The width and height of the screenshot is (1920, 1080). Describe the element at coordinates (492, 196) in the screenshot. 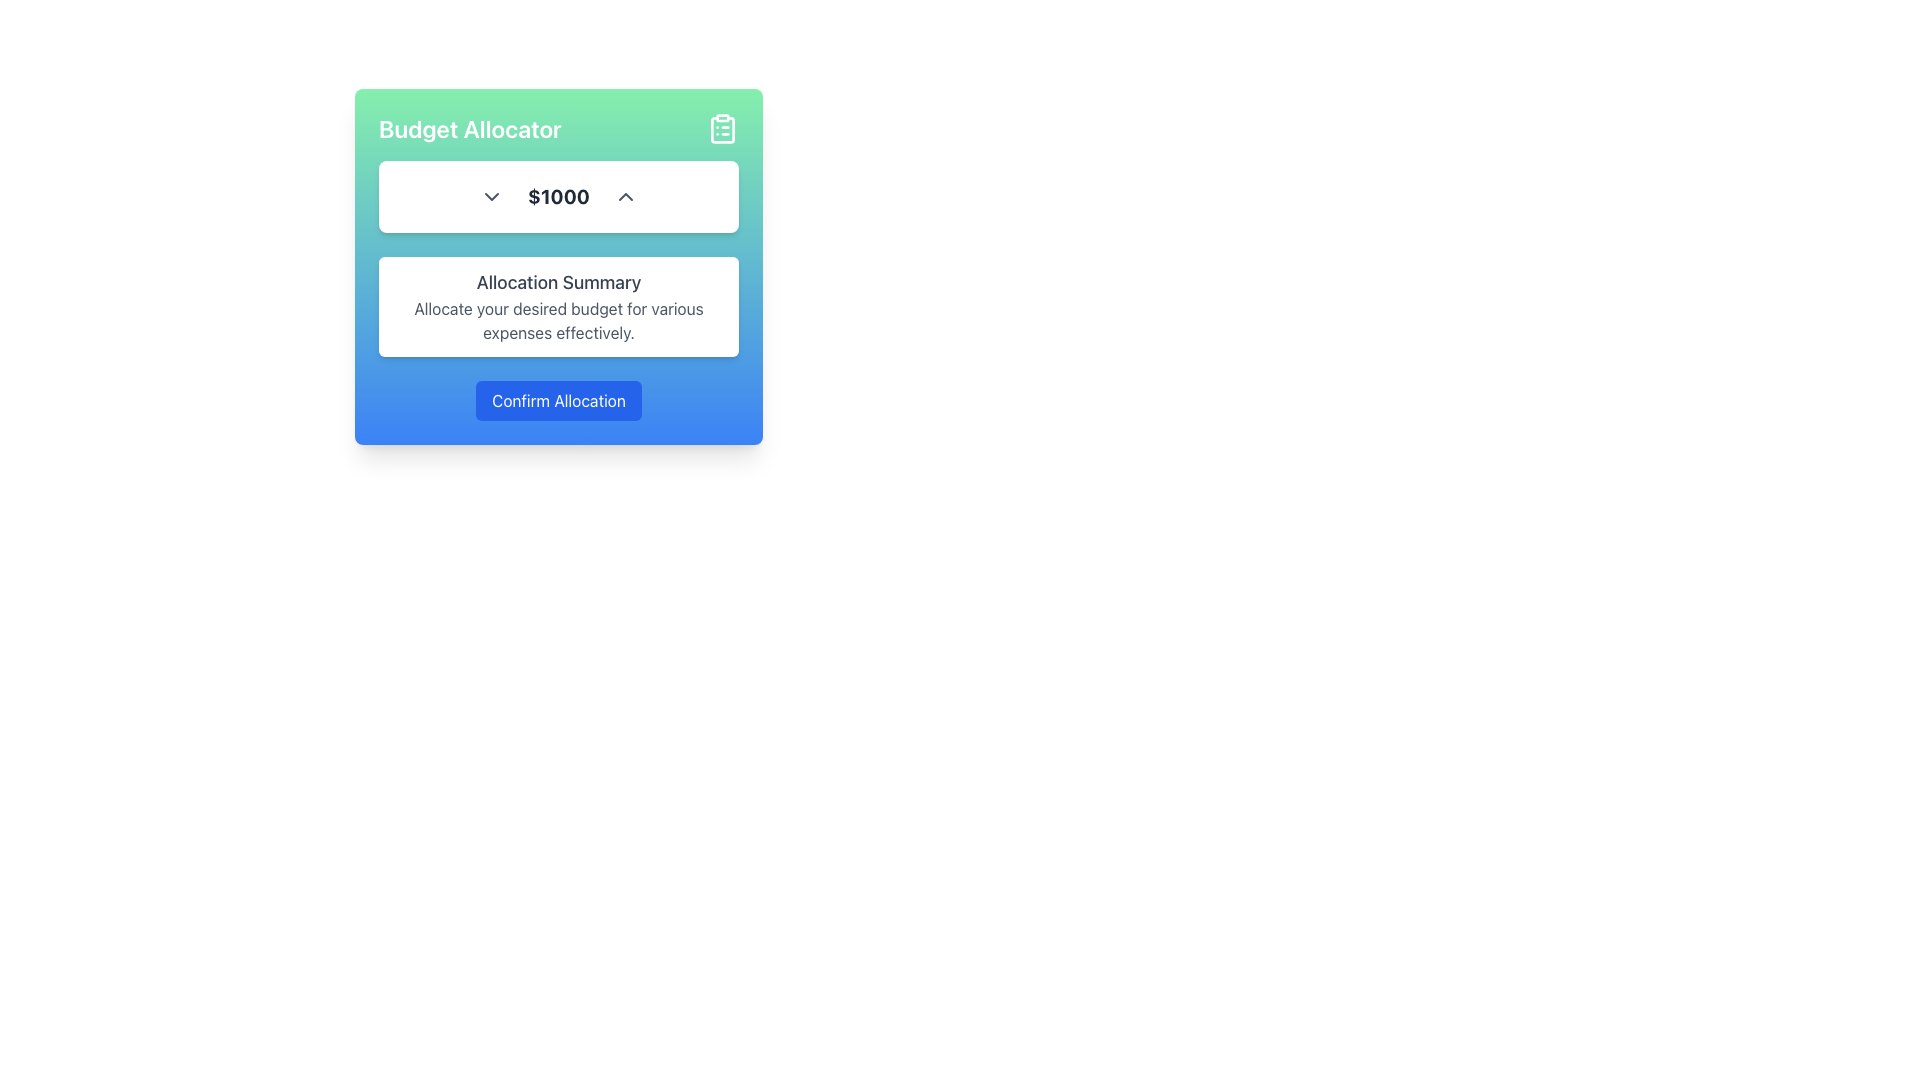

I see `the dropdown indicator button located to the left of the text '$1000' within a white, rounded rectangle box` at that location.